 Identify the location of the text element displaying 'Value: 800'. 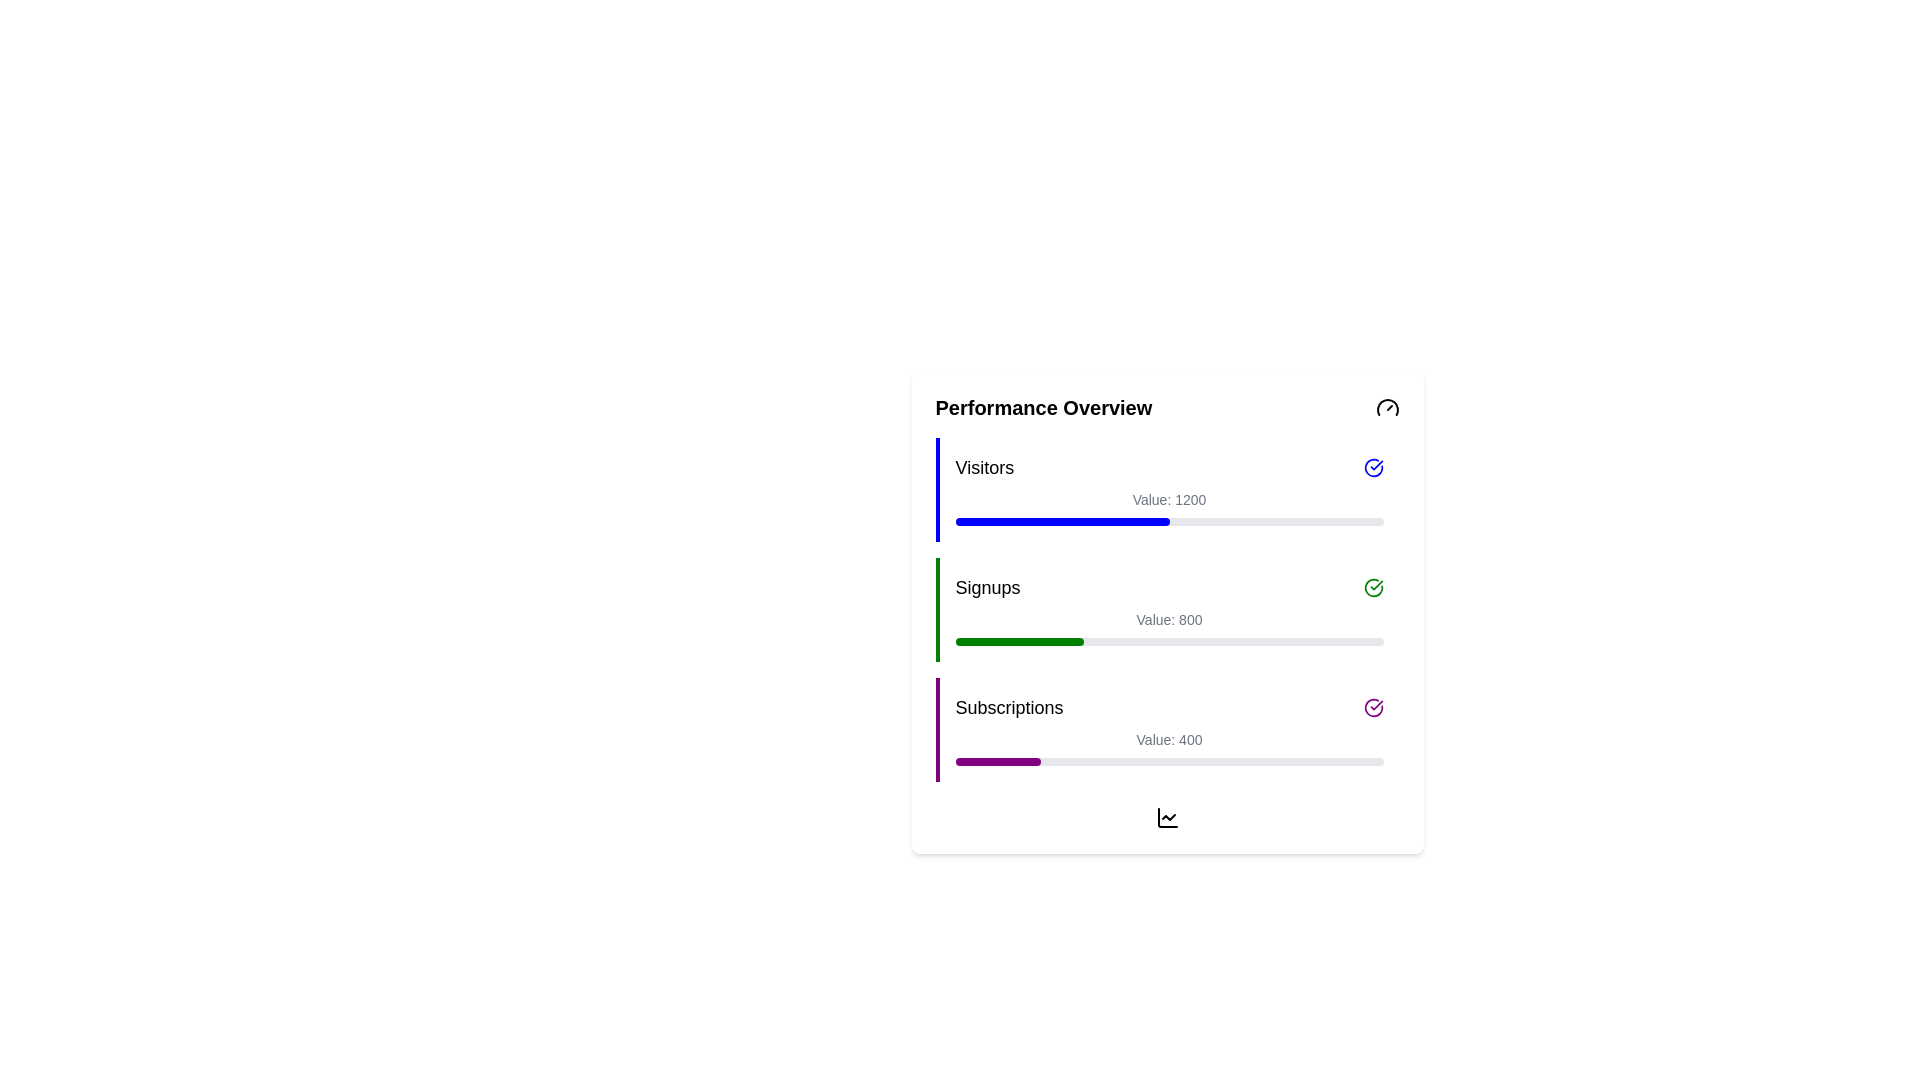
(1169, 619).